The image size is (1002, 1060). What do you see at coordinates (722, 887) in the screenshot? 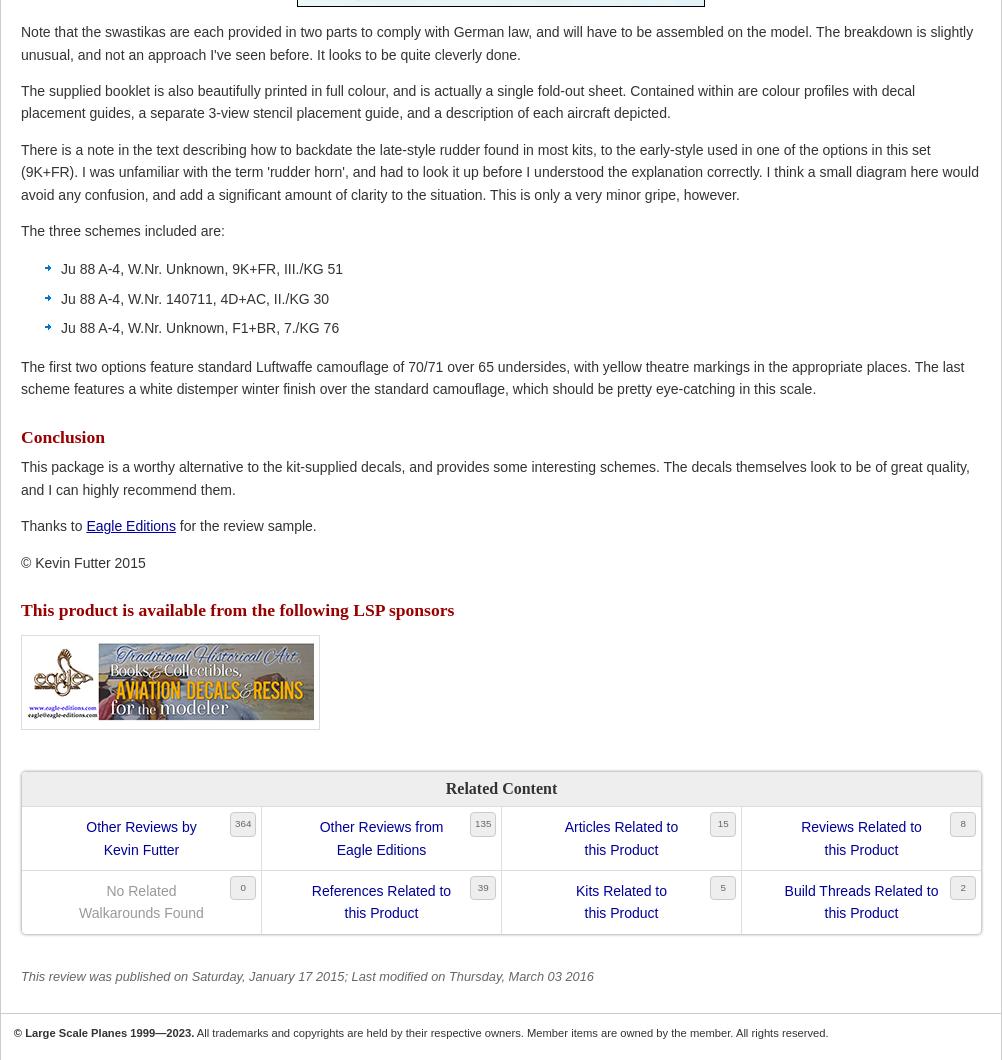
I see `'5'` at bounding box center [722, 887].